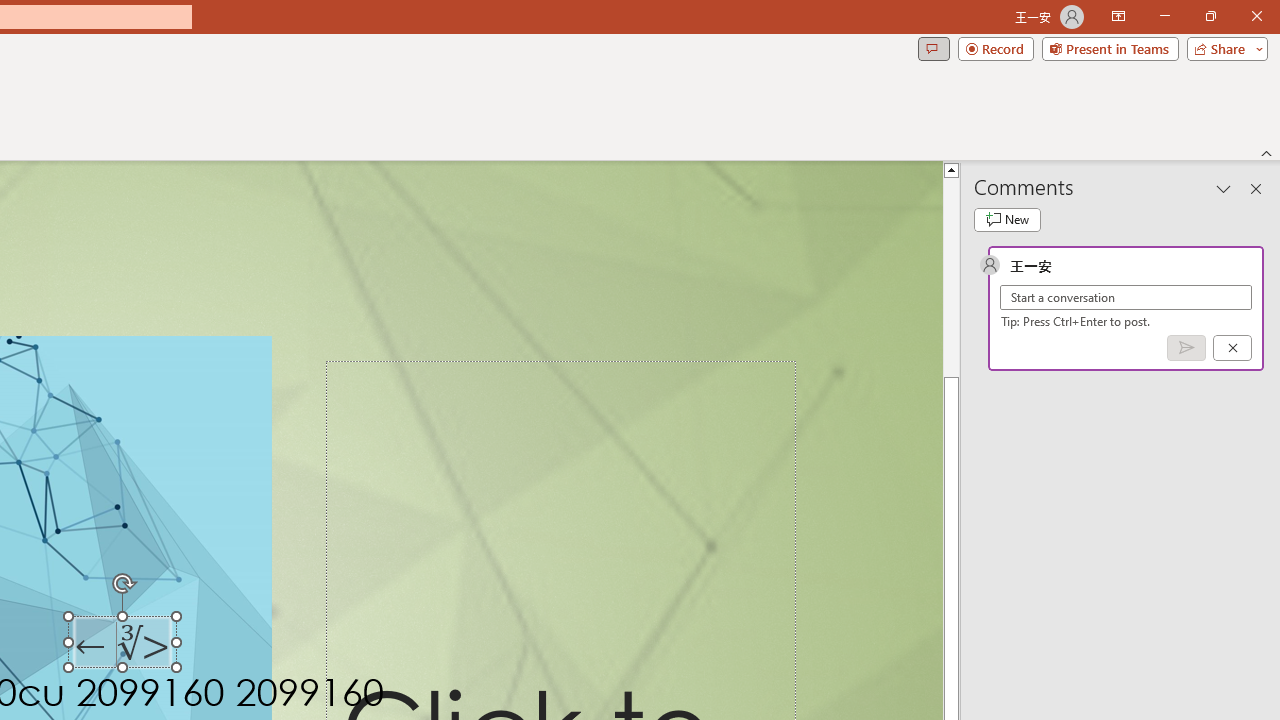 This screenshot has height=720, width=1280. What do you see at coordinates (1186, 346) in the screenshot?
I see `'Post comment (Ctrl + Enter)'` at bounding box center [1186, 346].